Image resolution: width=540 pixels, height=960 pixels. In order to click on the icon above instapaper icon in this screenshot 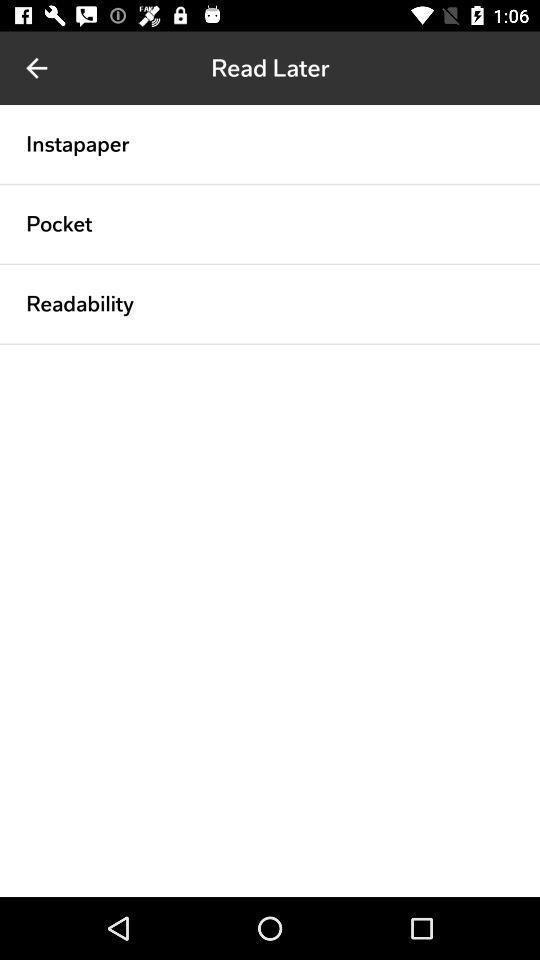, I will do `click(36, 68)`.